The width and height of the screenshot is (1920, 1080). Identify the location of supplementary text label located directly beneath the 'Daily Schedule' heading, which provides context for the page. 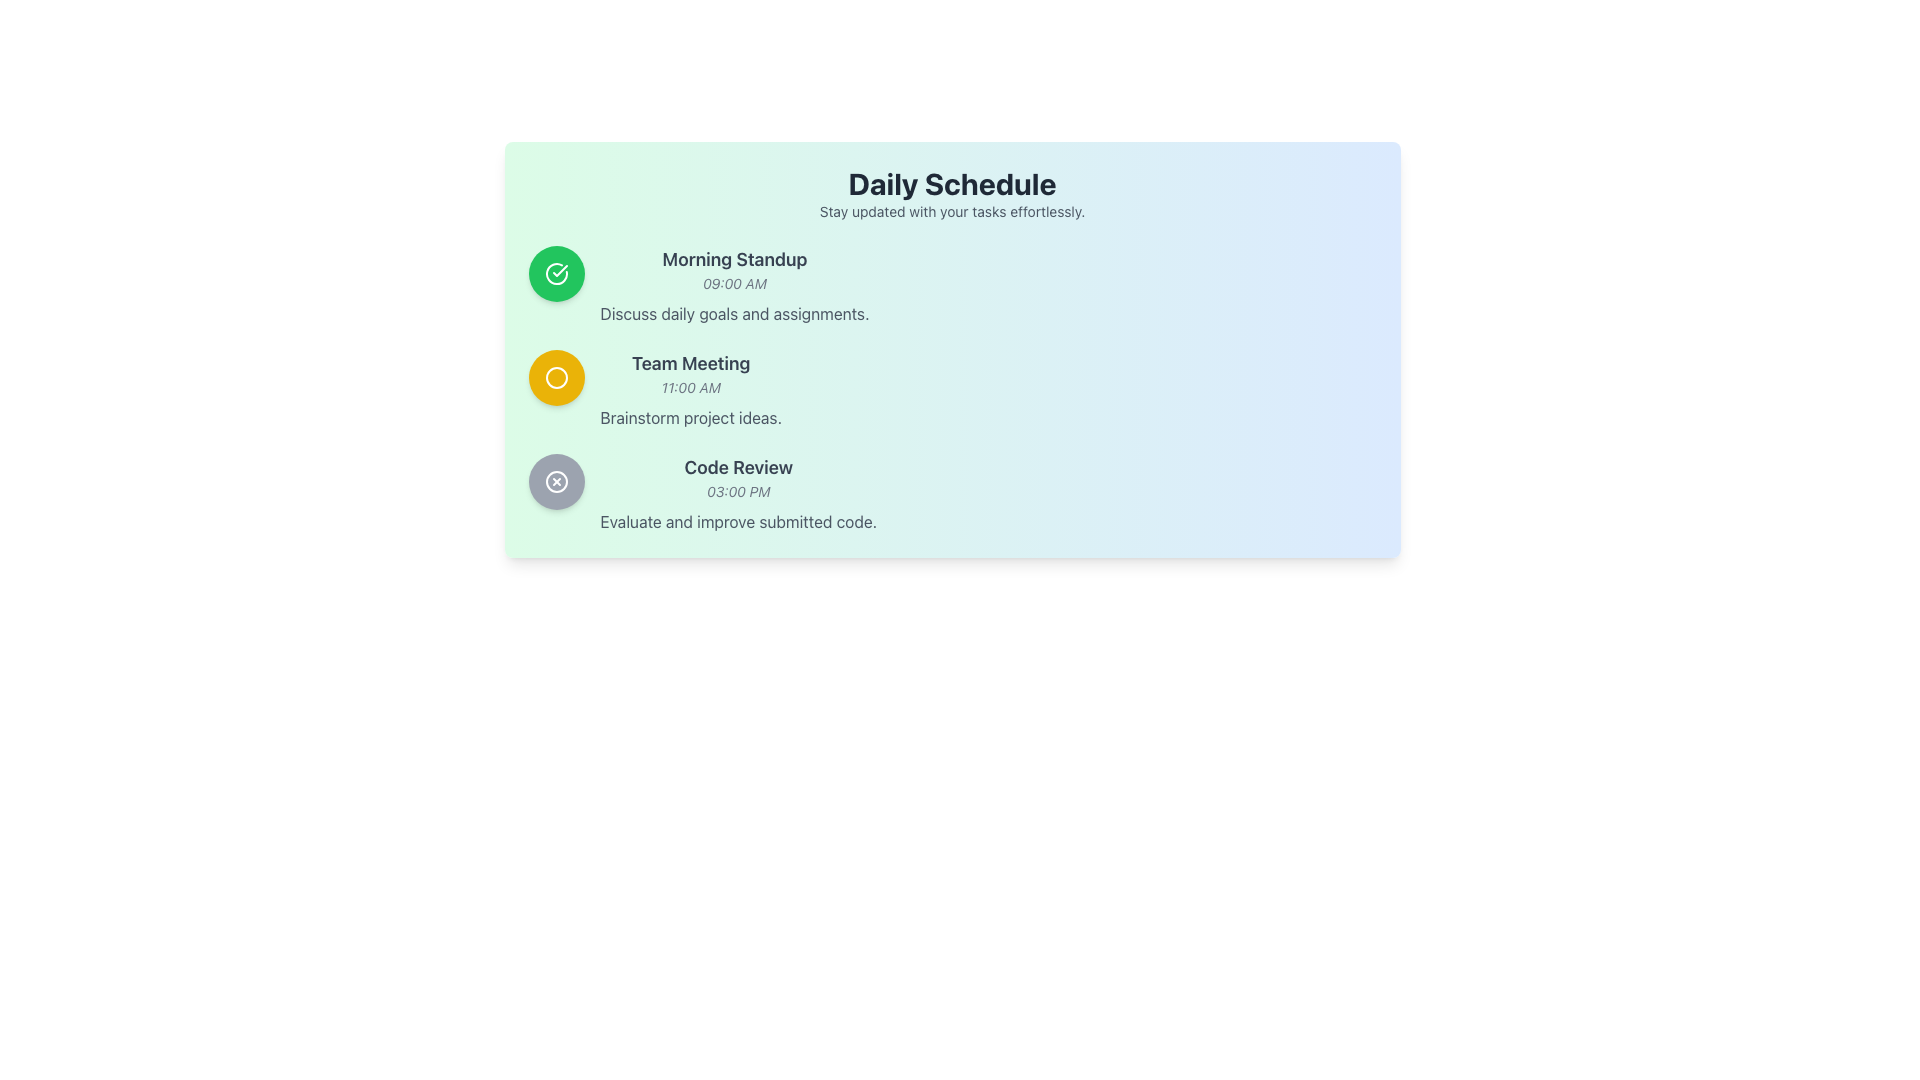
(951, 212).